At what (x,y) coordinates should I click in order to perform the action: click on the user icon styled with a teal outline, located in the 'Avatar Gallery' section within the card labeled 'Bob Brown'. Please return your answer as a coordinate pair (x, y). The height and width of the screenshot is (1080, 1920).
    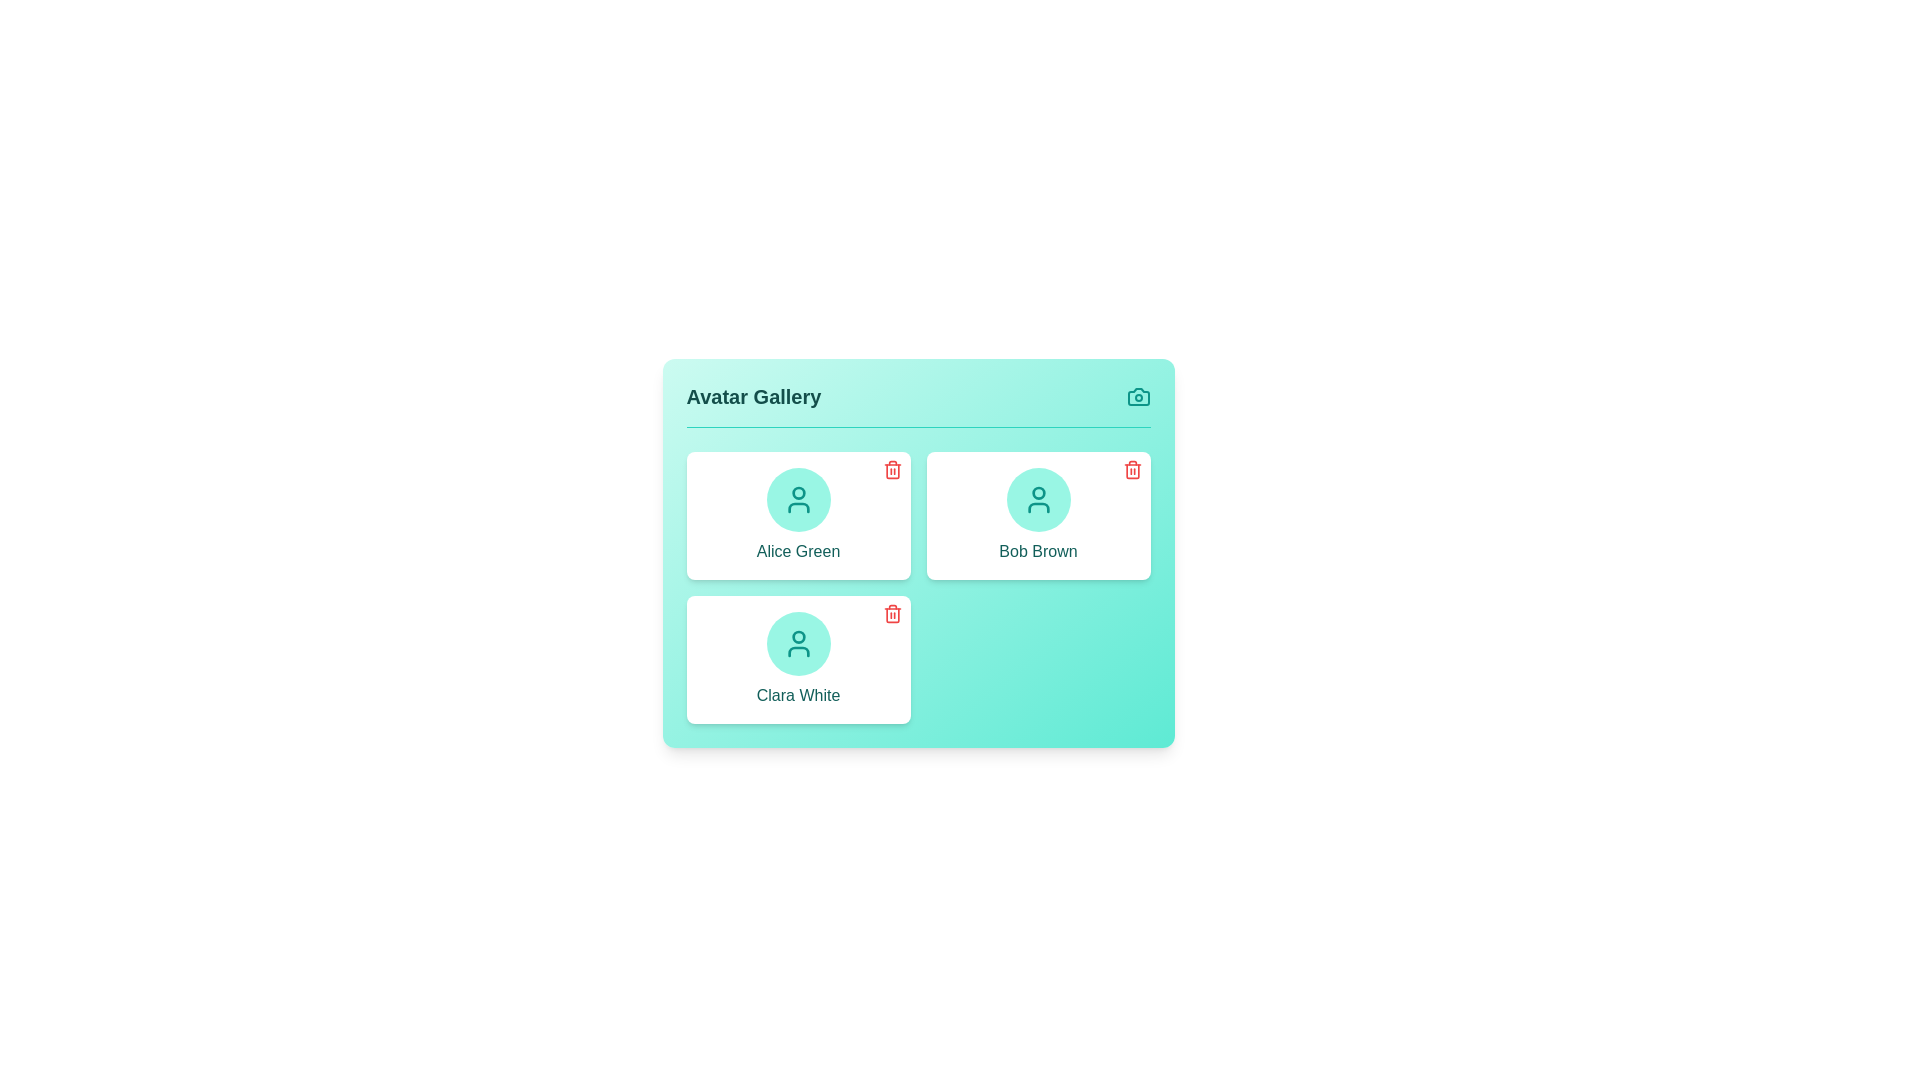
    Looking at the image, I should click on (1038, 499).